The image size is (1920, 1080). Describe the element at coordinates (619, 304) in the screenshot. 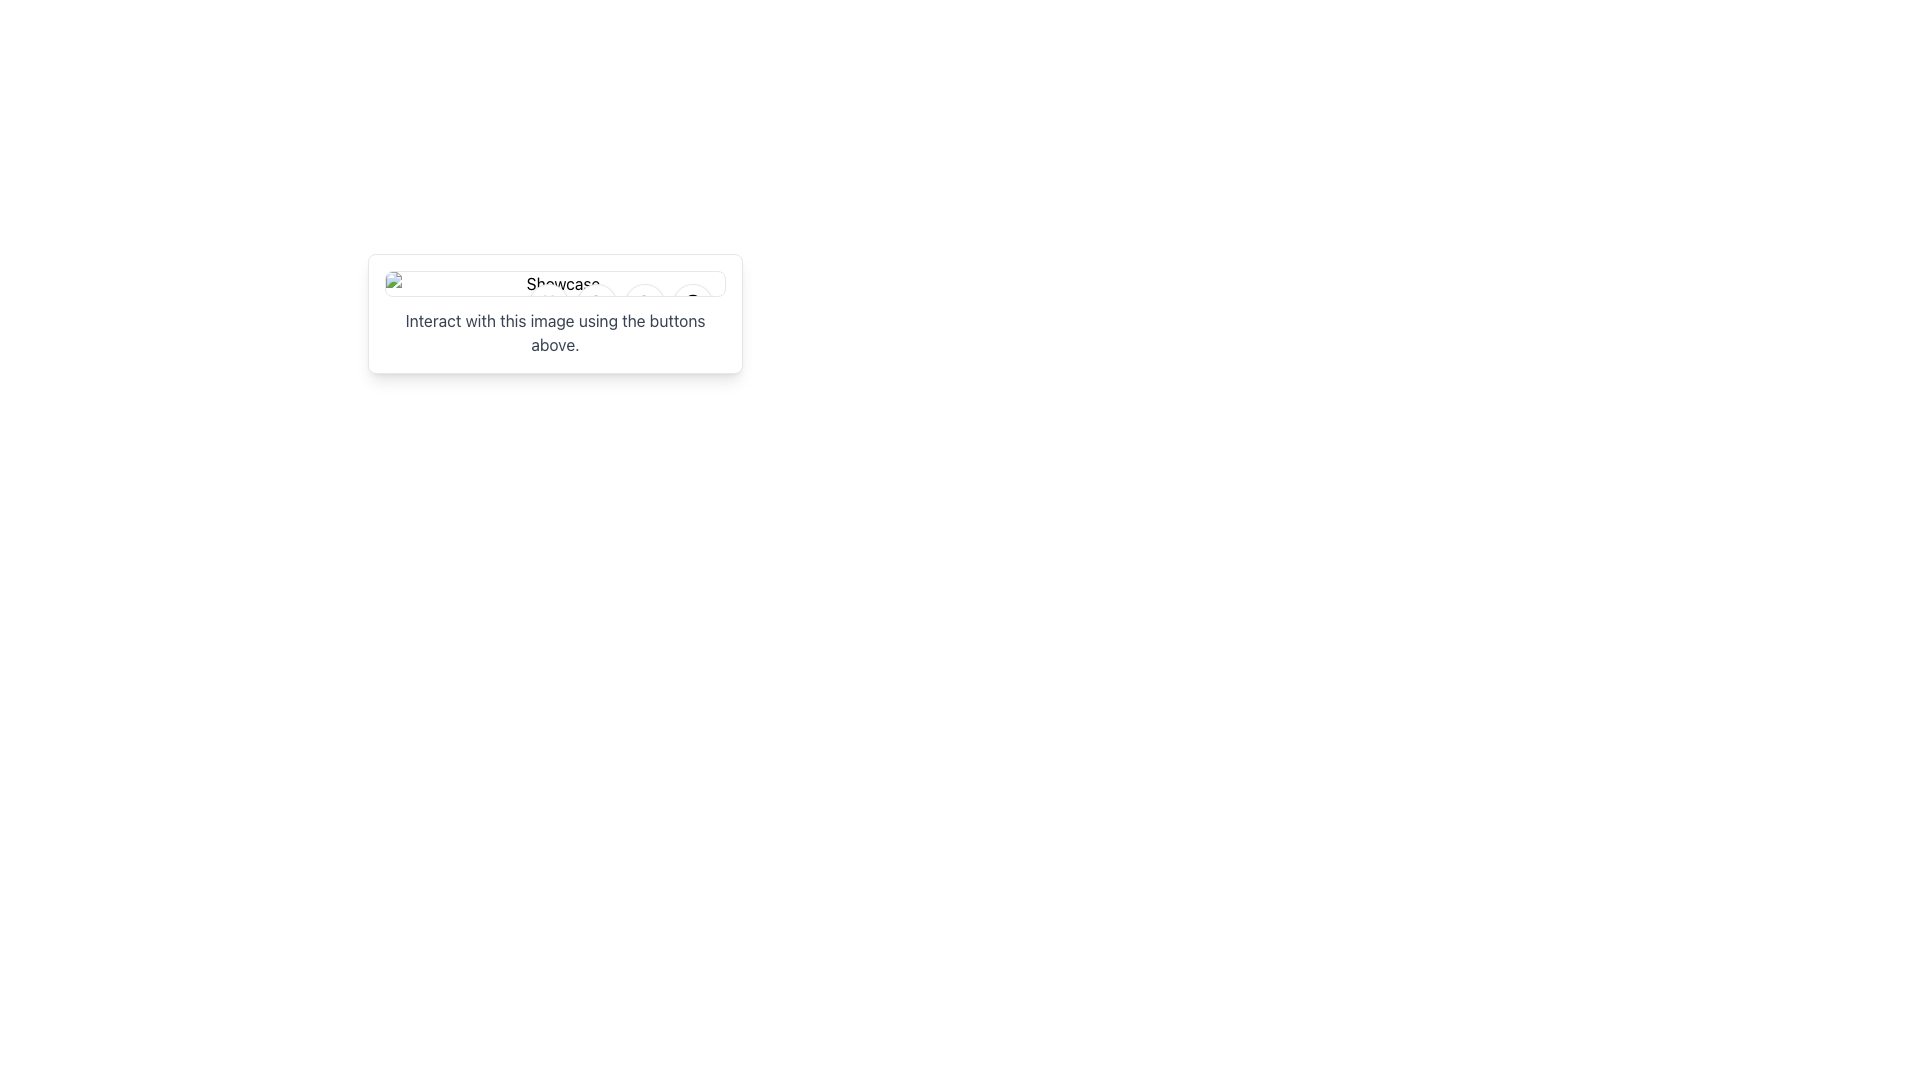

I see `one of the icons in the button group located in the upper-right corner` at that location.